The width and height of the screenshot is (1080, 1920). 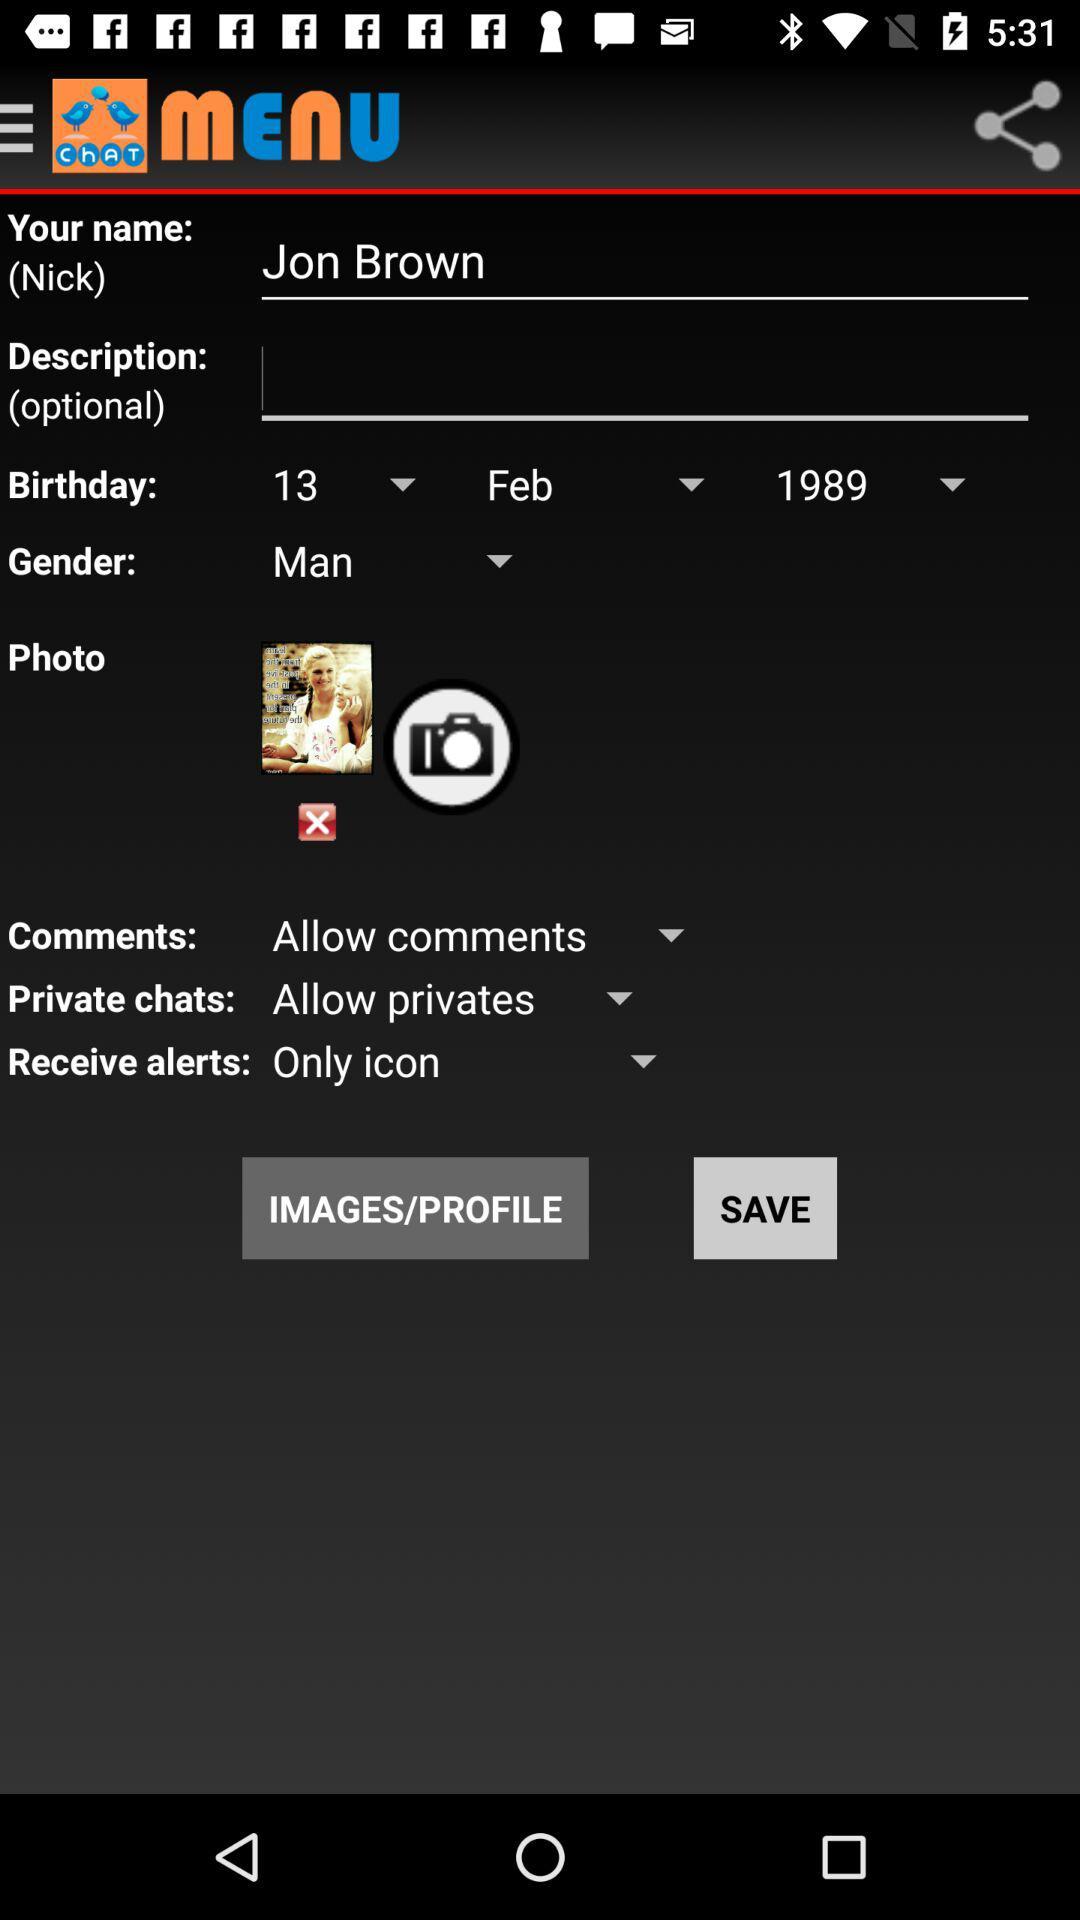 What do you see at coordinates (235, 124) in the screenshot?
I see `home page` at bounding box center [235, 124].